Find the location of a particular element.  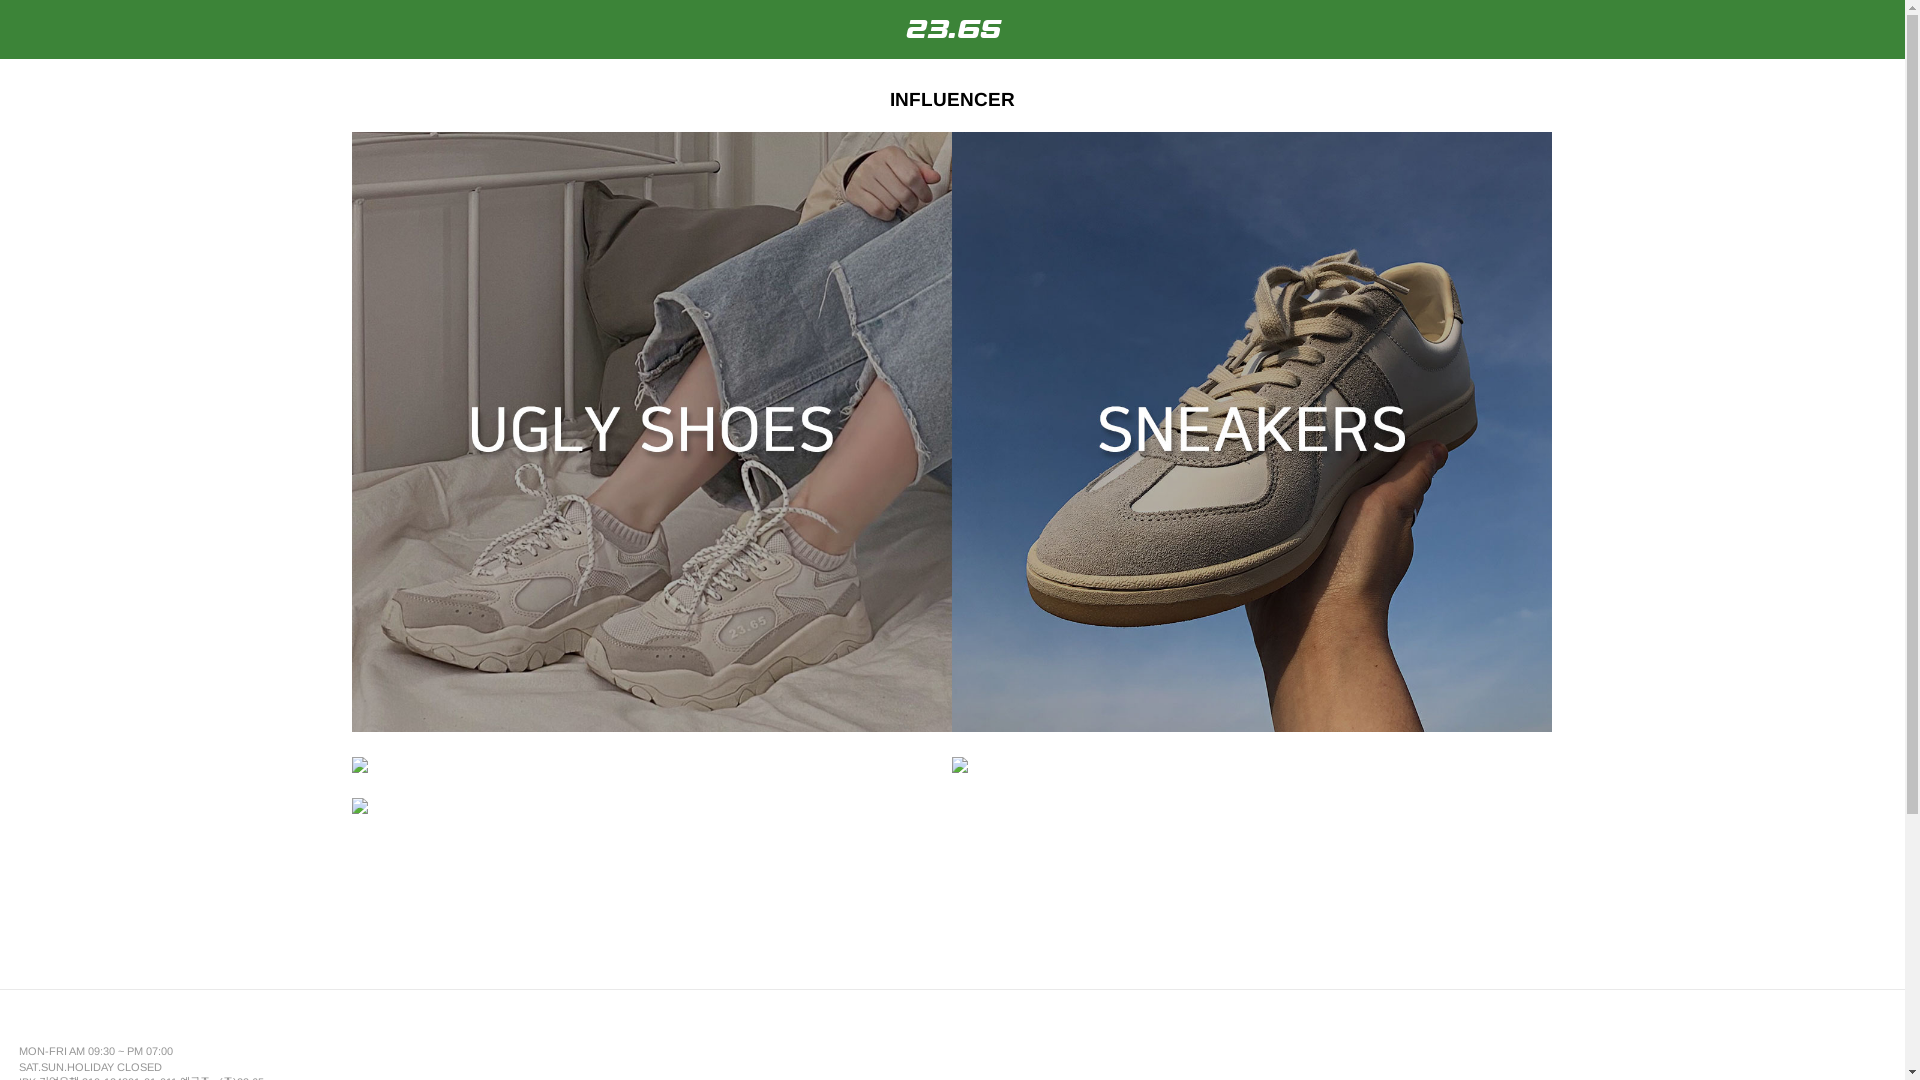

'23.65' is located at coordinates (950, 29).